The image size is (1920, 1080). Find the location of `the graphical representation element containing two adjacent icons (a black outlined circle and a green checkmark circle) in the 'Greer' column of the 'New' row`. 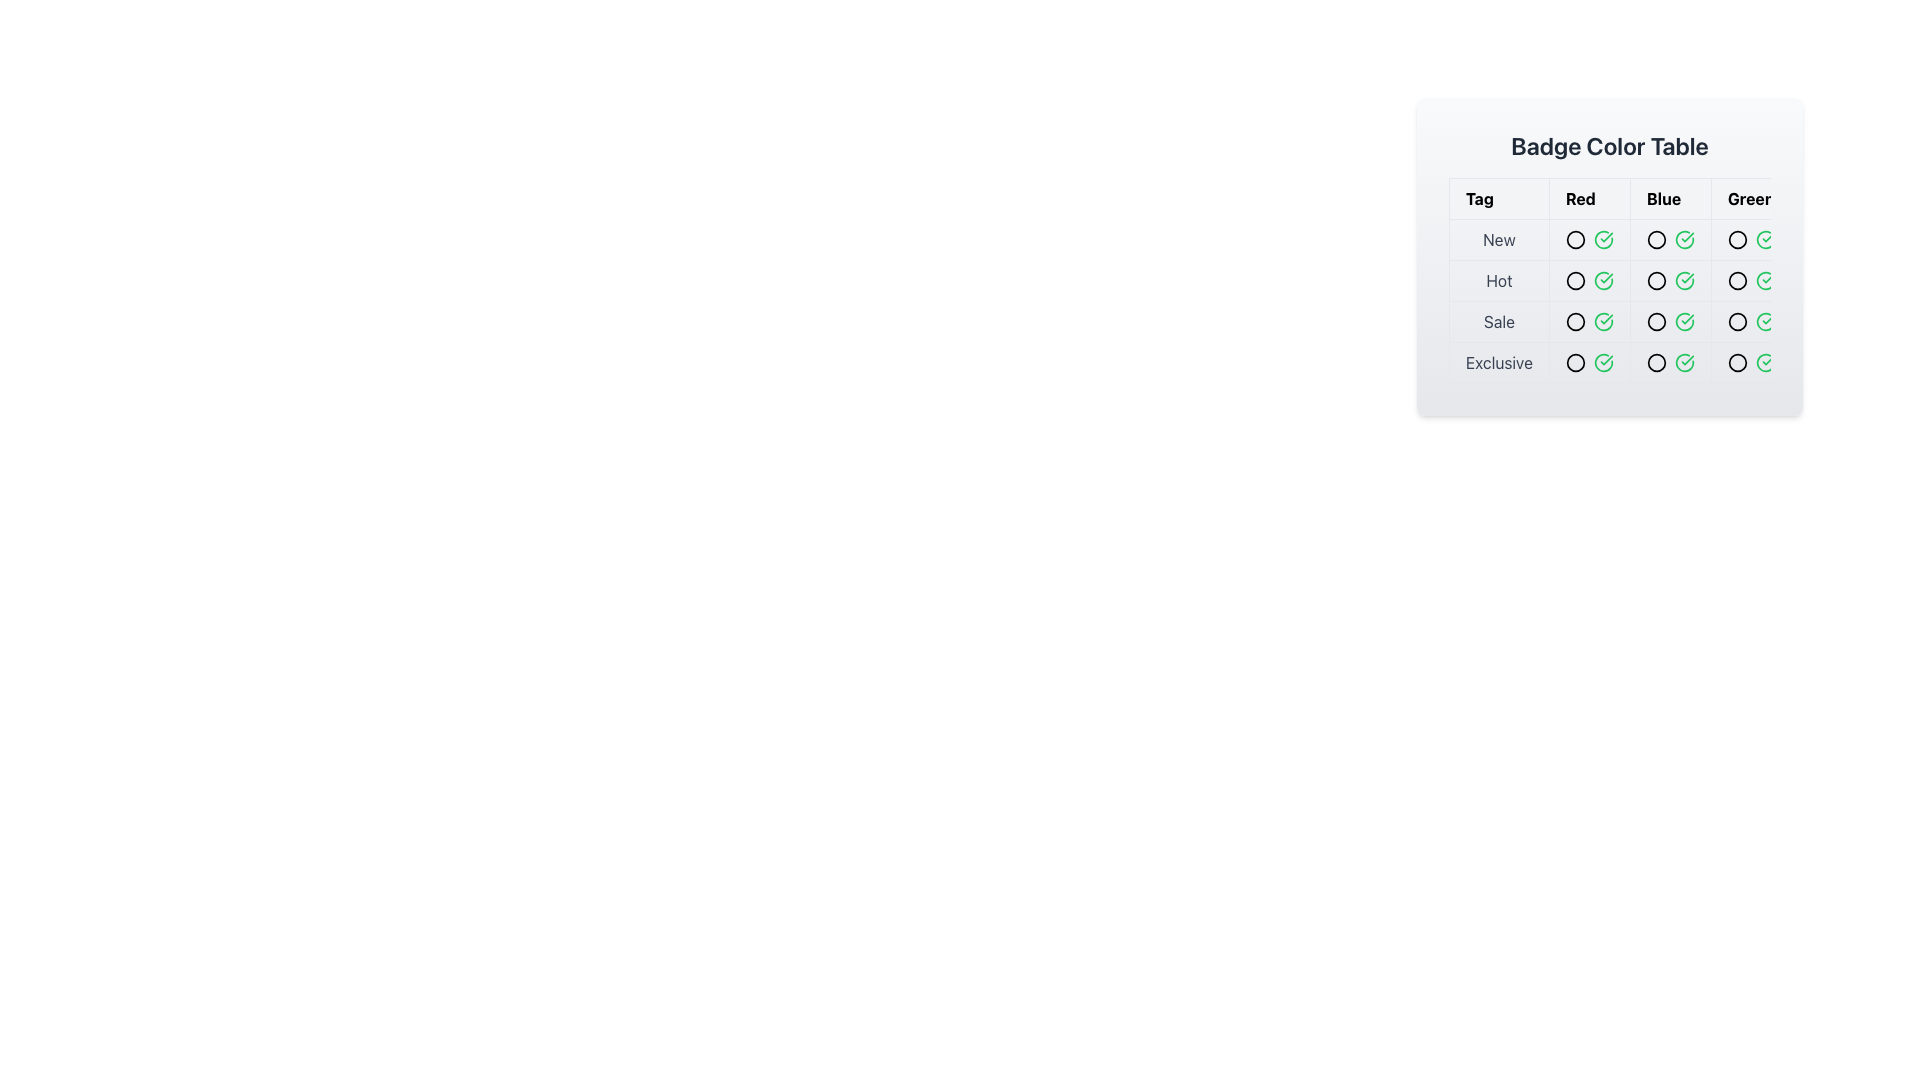

the graphical representation element containing two adjacent icons (a black outlined circle and a green checkmark circle) in the 'Greer' column of the 'New' row is located at coordinates (1750, 238).